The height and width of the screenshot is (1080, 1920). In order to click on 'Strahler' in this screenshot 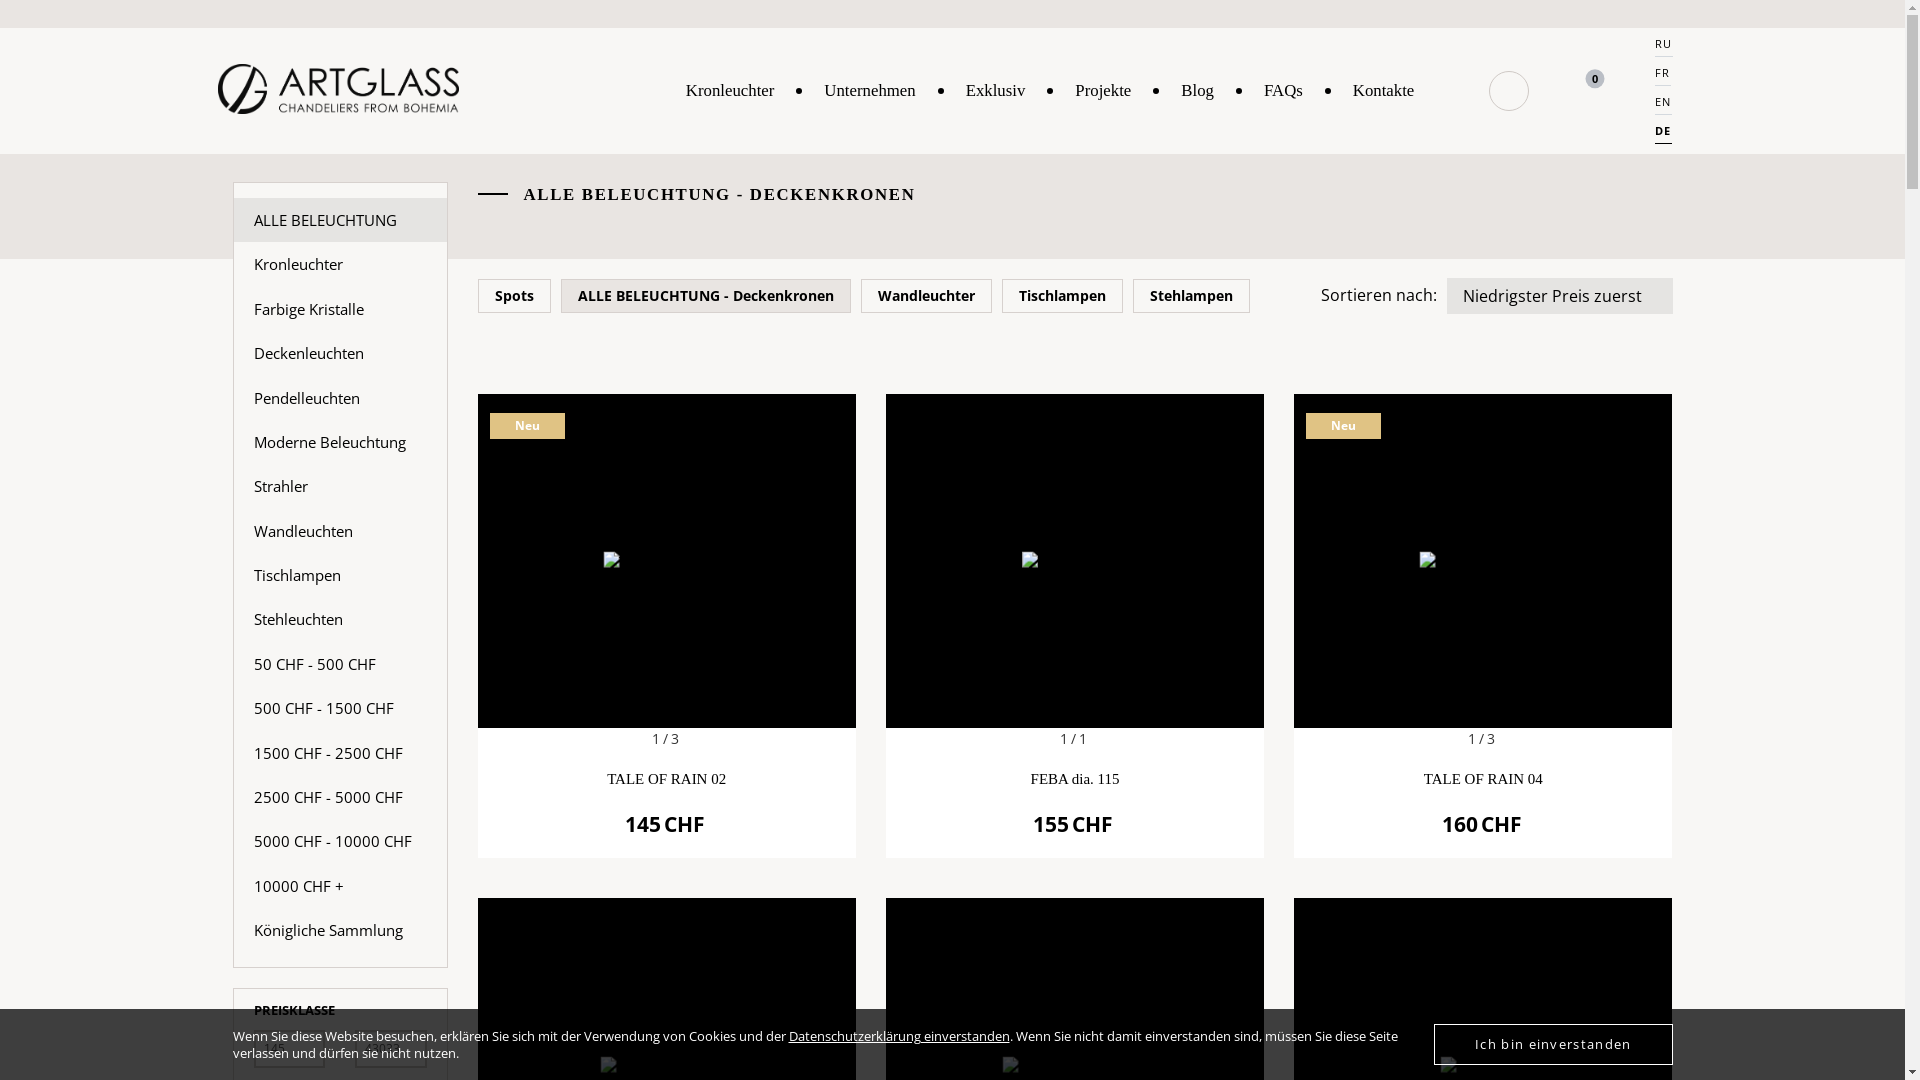, I will do `click(340, 486)`.